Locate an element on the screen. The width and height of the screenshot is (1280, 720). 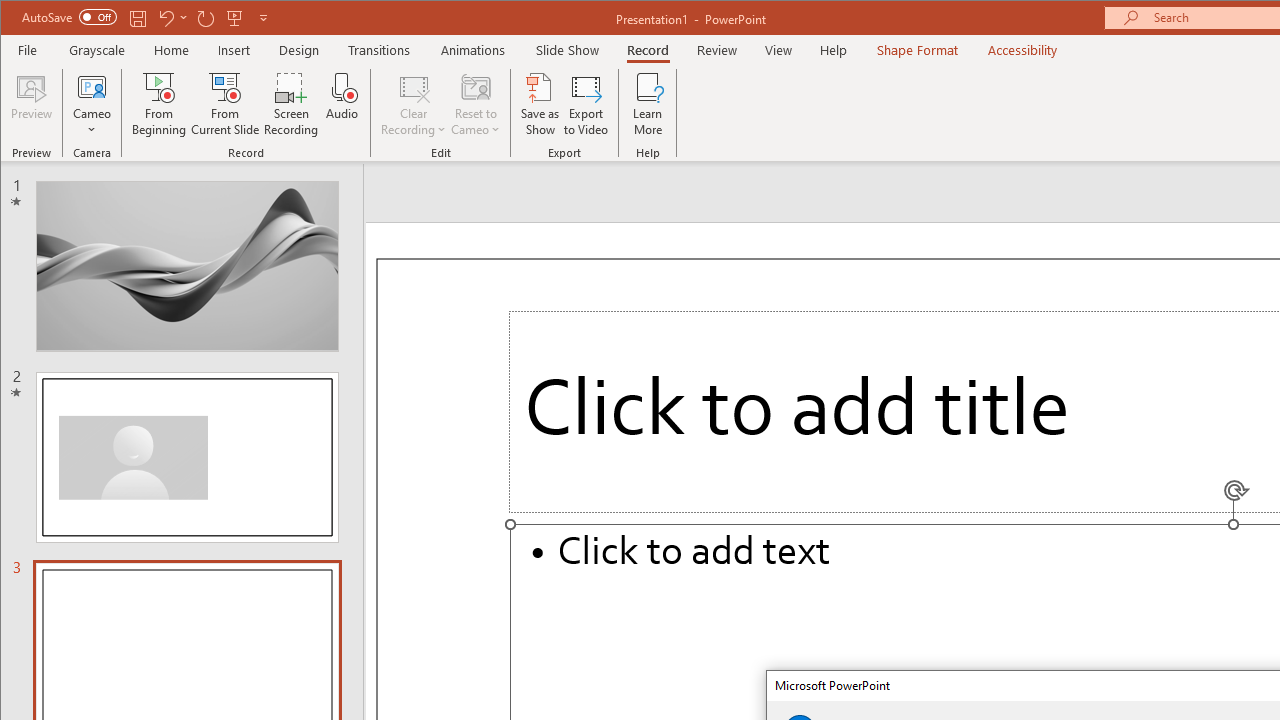
'Shape Format' is located at coordinates (916, 49).